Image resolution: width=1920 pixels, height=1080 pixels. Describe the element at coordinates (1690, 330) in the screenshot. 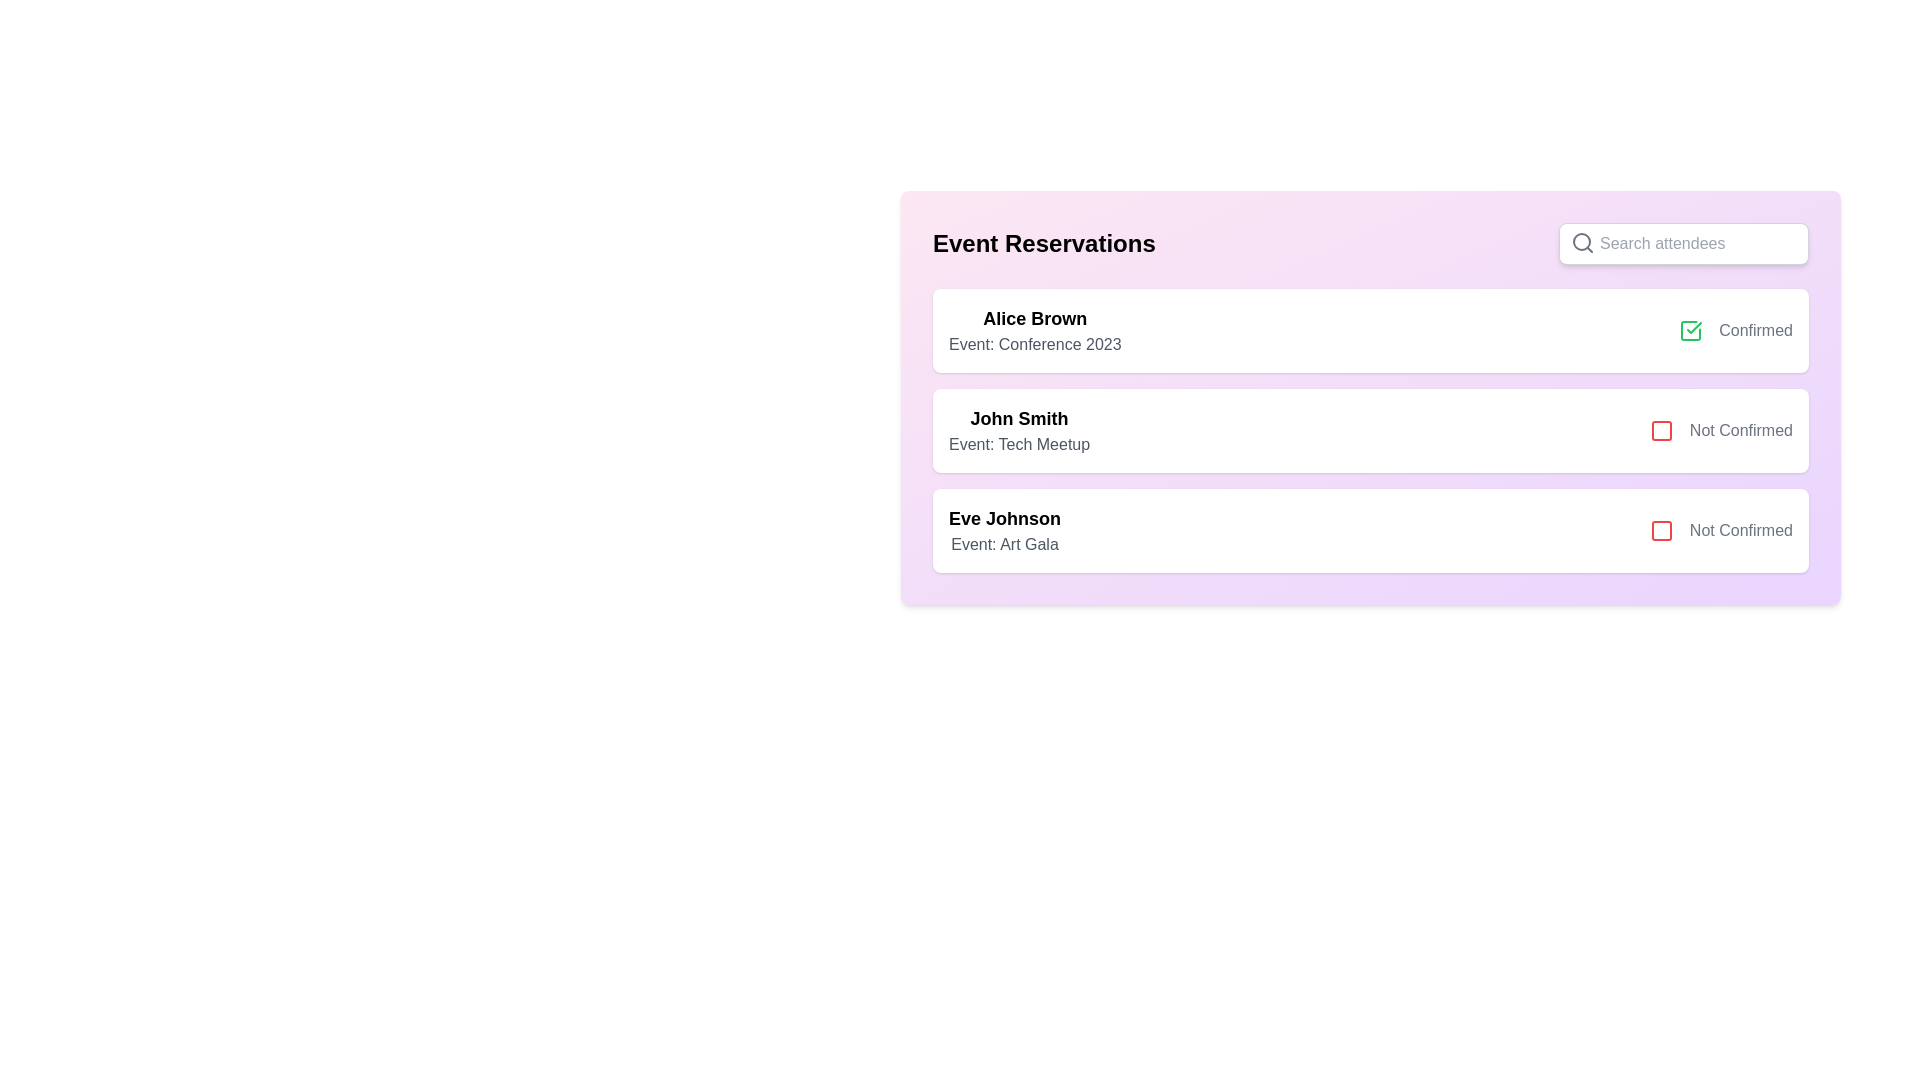

I see `the Checkmark in Square icon located immediately to the left of the 'Confirmed' label in the top-right corner of the uppermost item in the event list` at that location.